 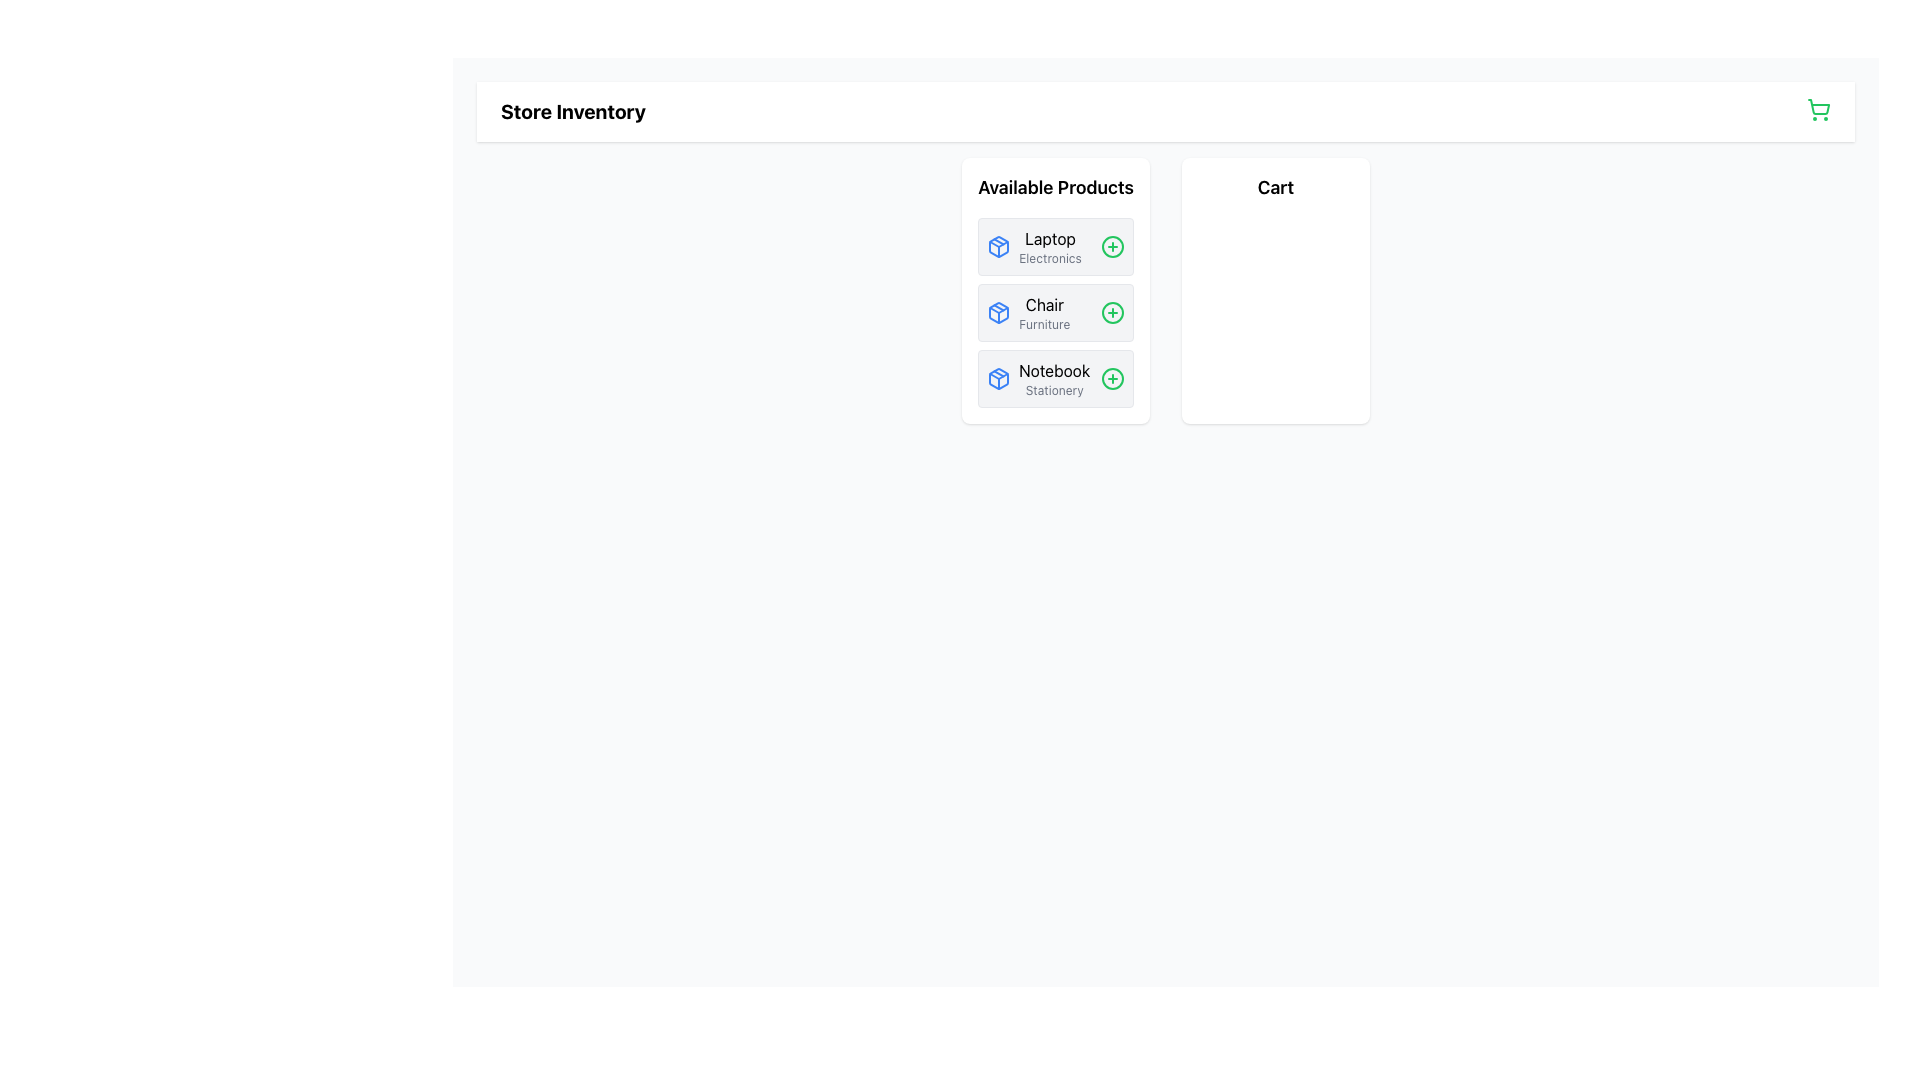 What do you see at coordinates (1274, 188) in the screenshot?
I see `the Text Label located at the top-center of the white rectangular card displaying the shopping cart information` at bounding box center [1274, 188].